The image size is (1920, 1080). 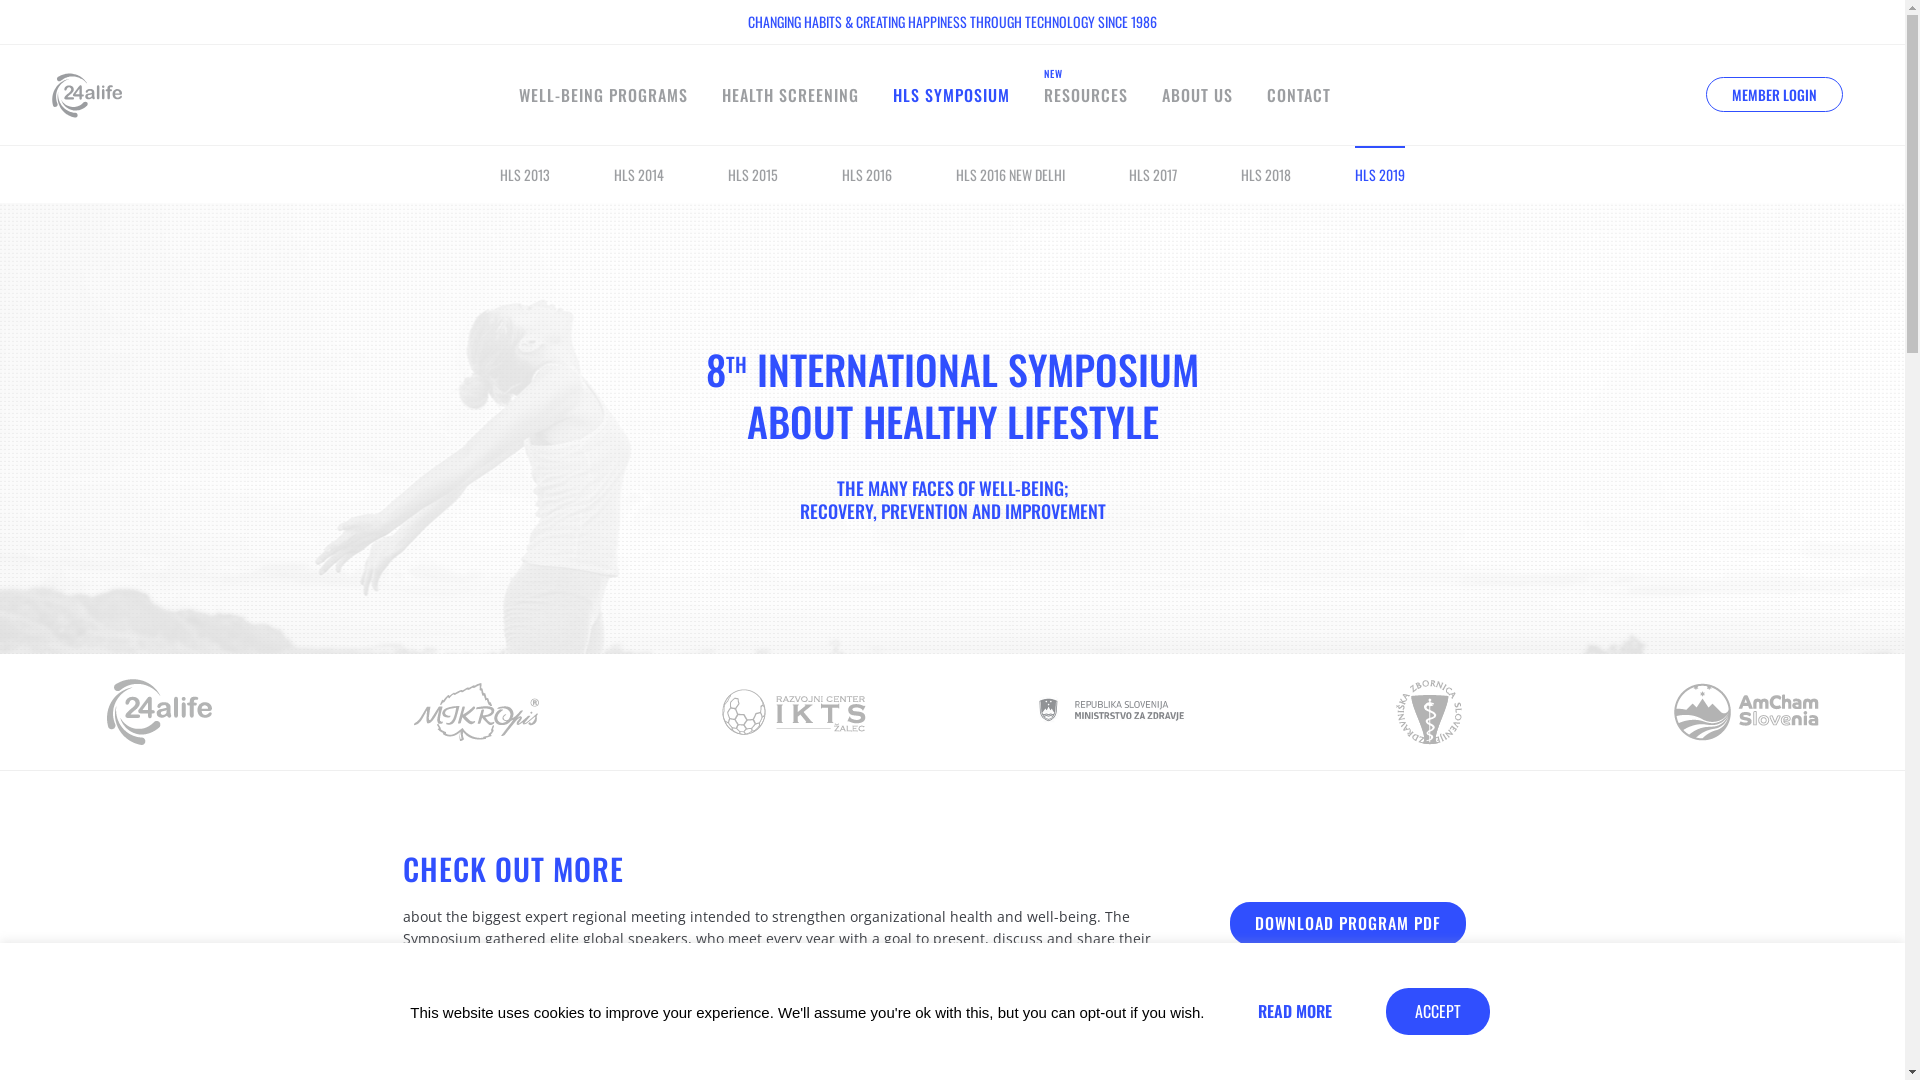 What do you see at coordinates (1348, 923) in the screenshot?
I see `'DOWNLOAD PROGRAM PDF'` at bounding box center [1348, 923].